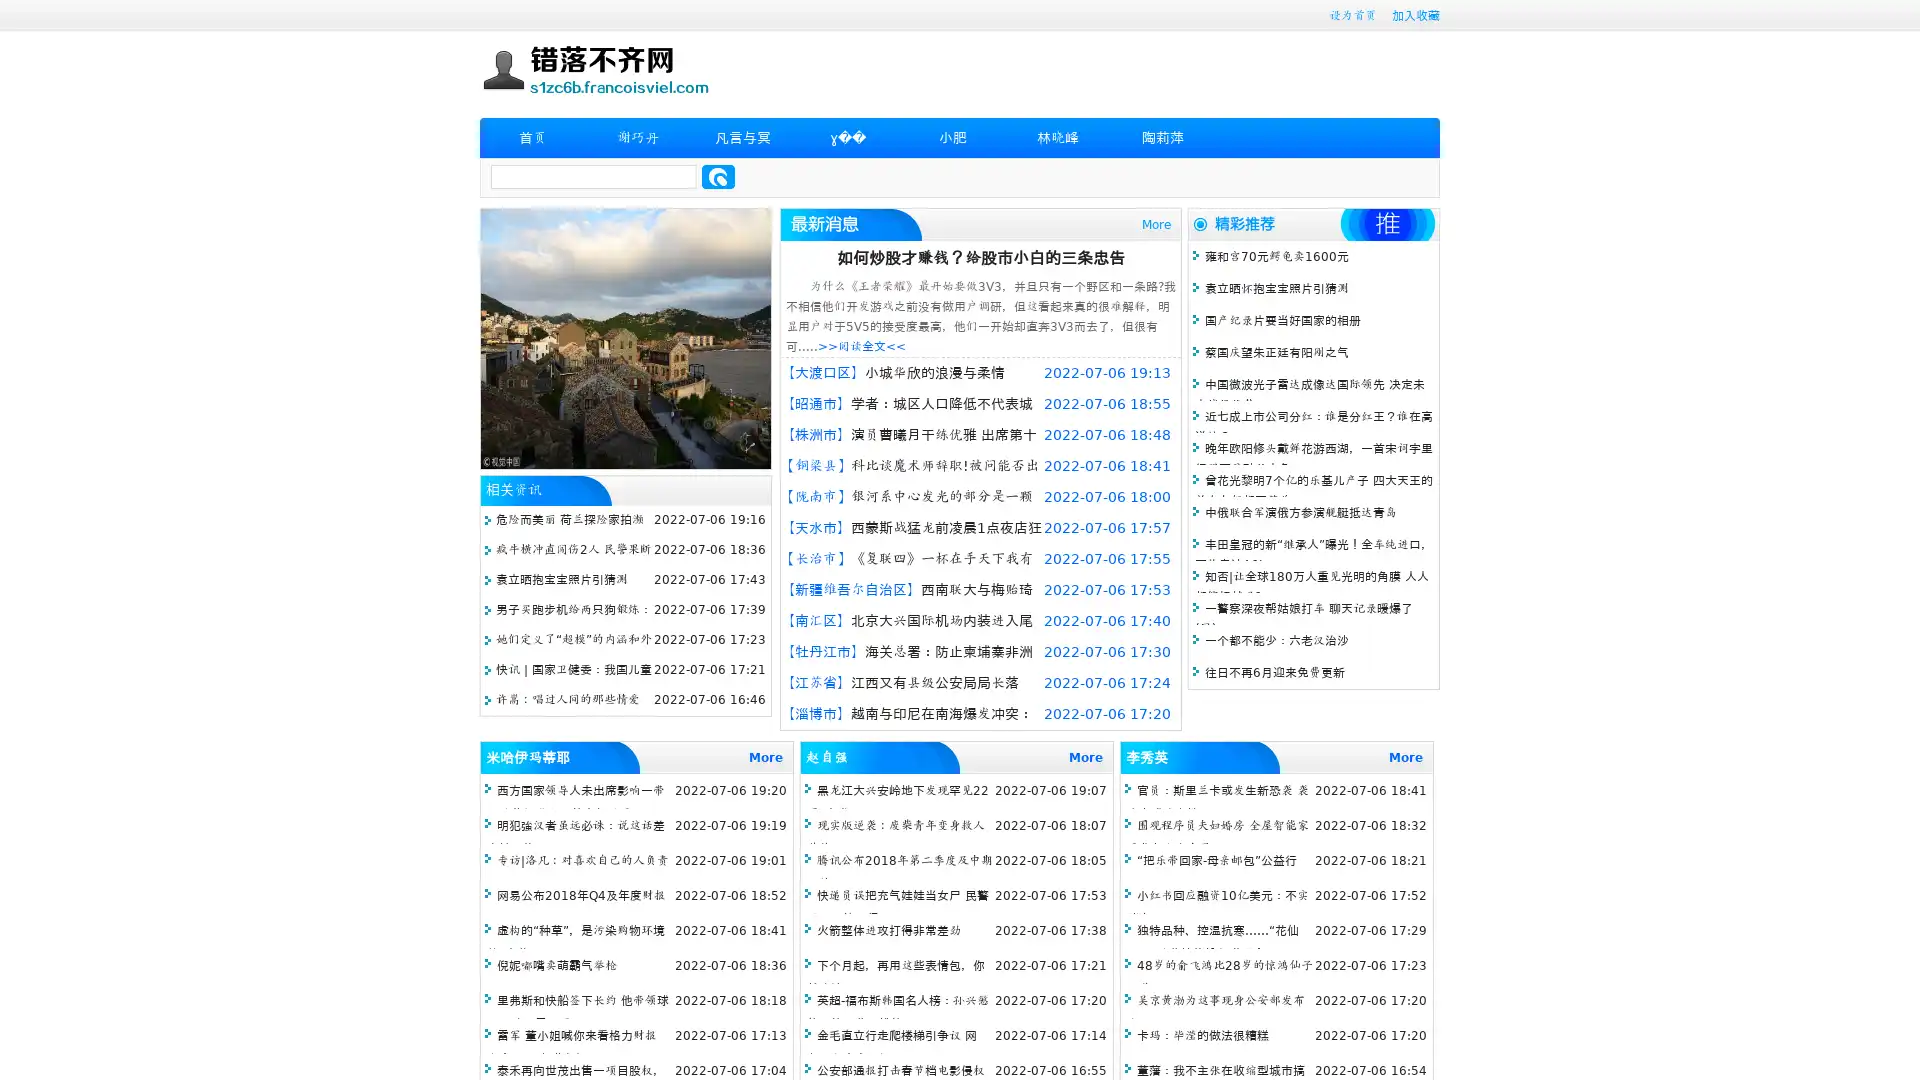 The width and height of the screenshot is (1920, 1080). I want to click on Search, so click(718, 176).